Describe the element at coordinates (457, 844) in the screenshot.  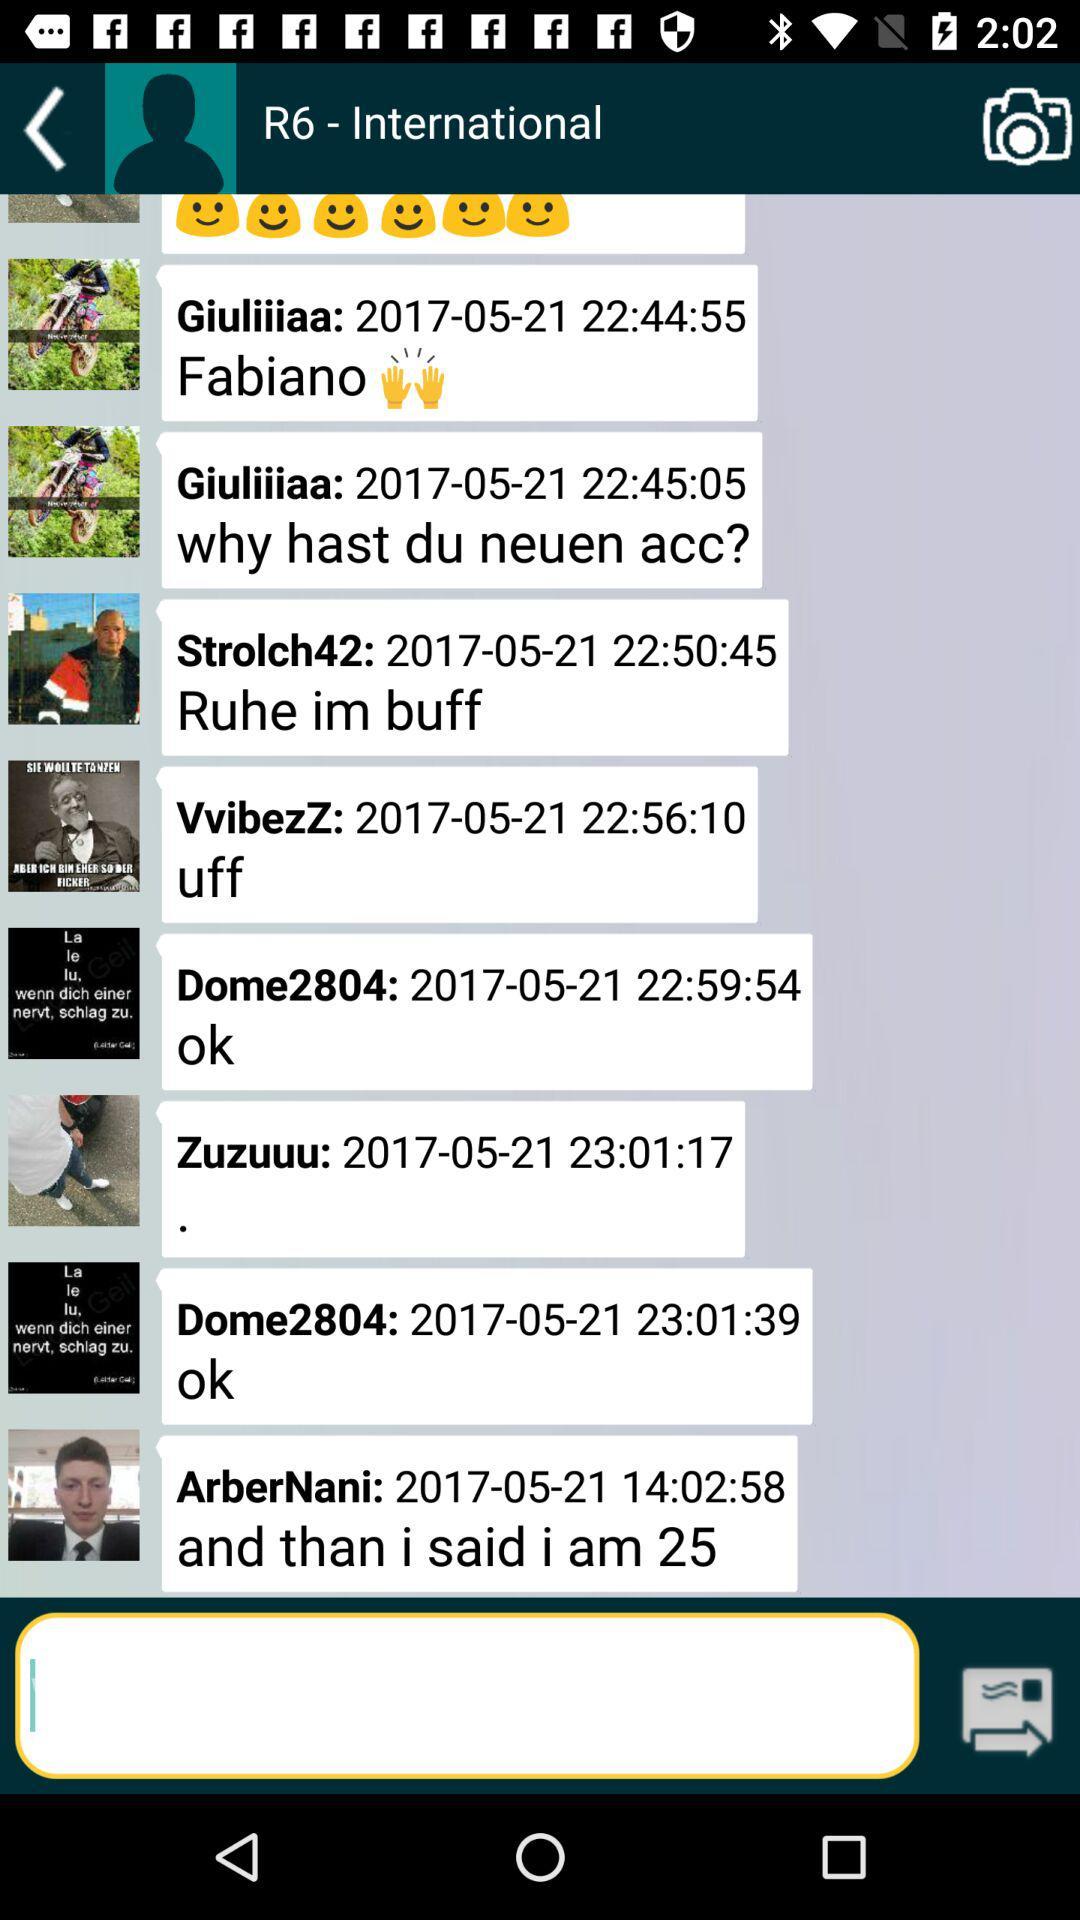
I see `vvibezz 2017 05 icon` at that location.